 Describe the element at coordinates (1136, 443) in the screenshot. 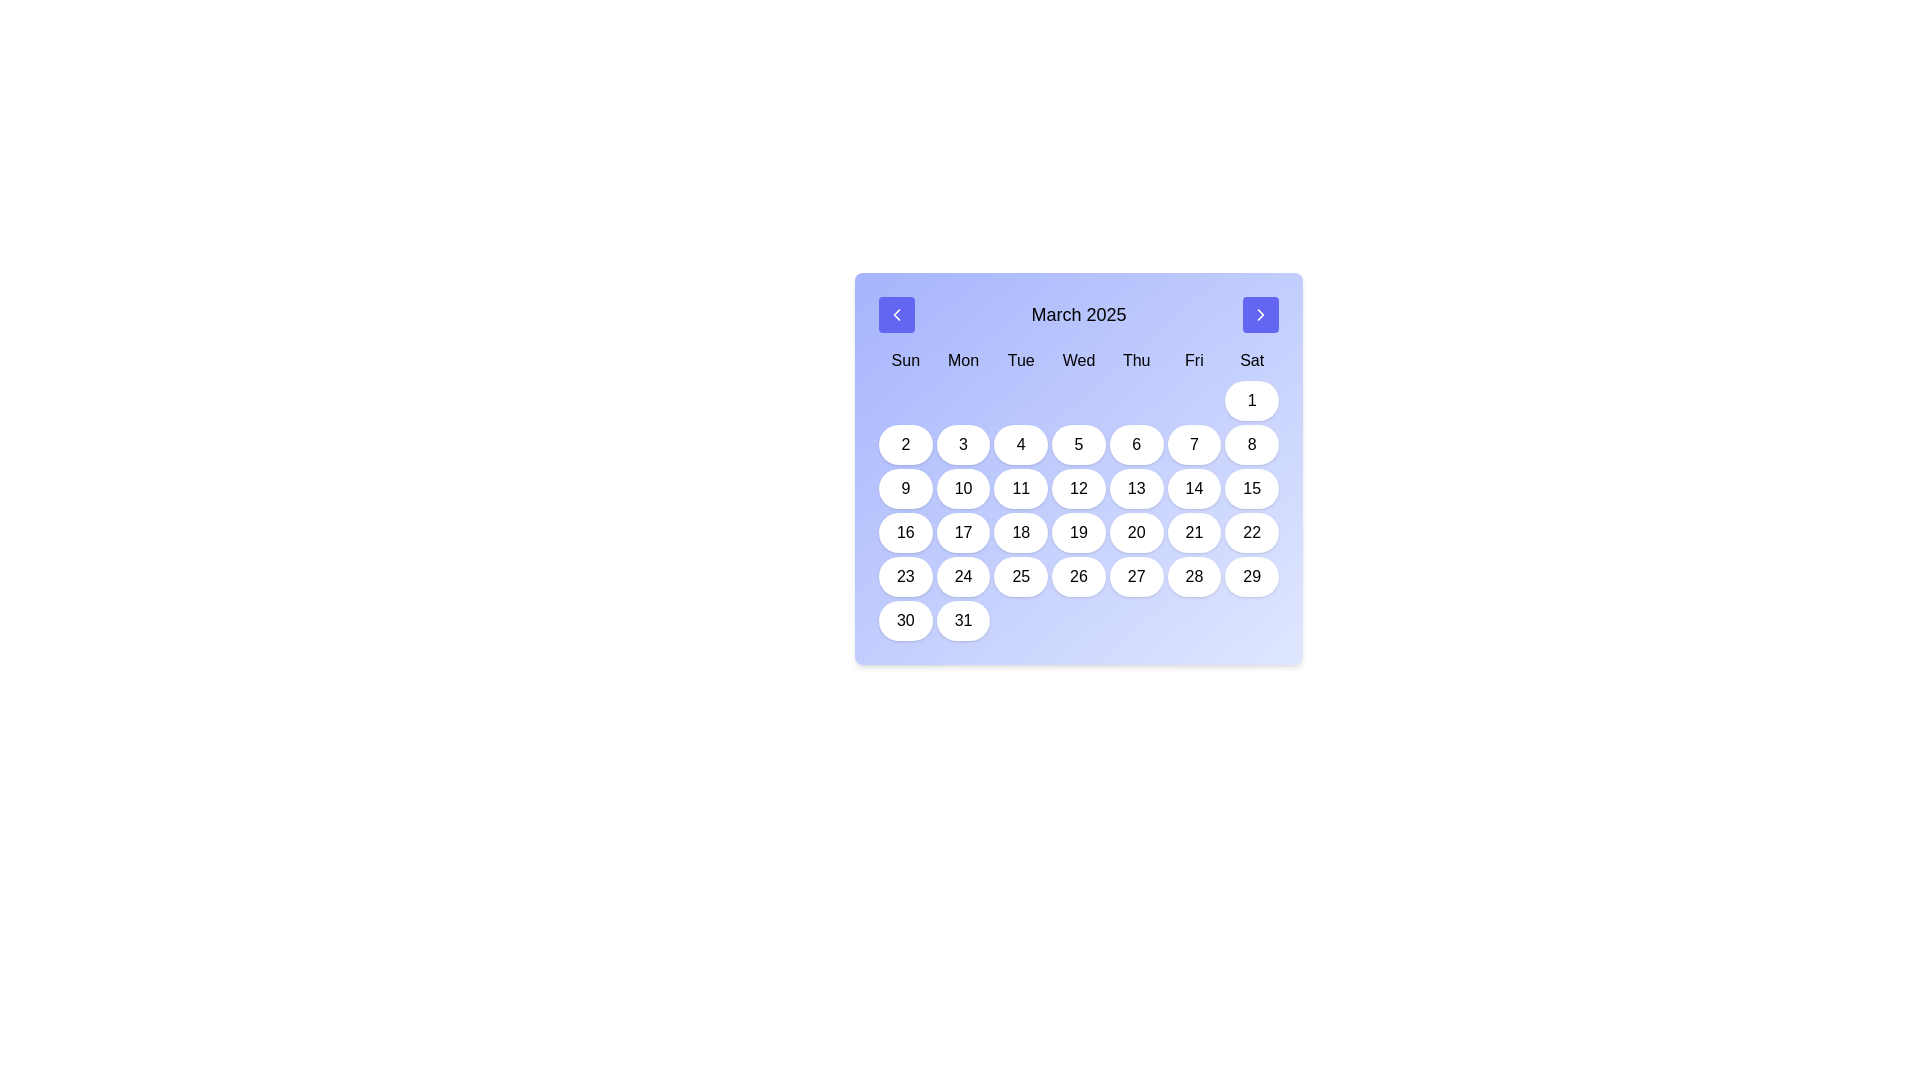

I see `the circular button with a white background and the numeral '6' in black text, located in the second row, sixth column of the grid-based calendar interface` at that location.